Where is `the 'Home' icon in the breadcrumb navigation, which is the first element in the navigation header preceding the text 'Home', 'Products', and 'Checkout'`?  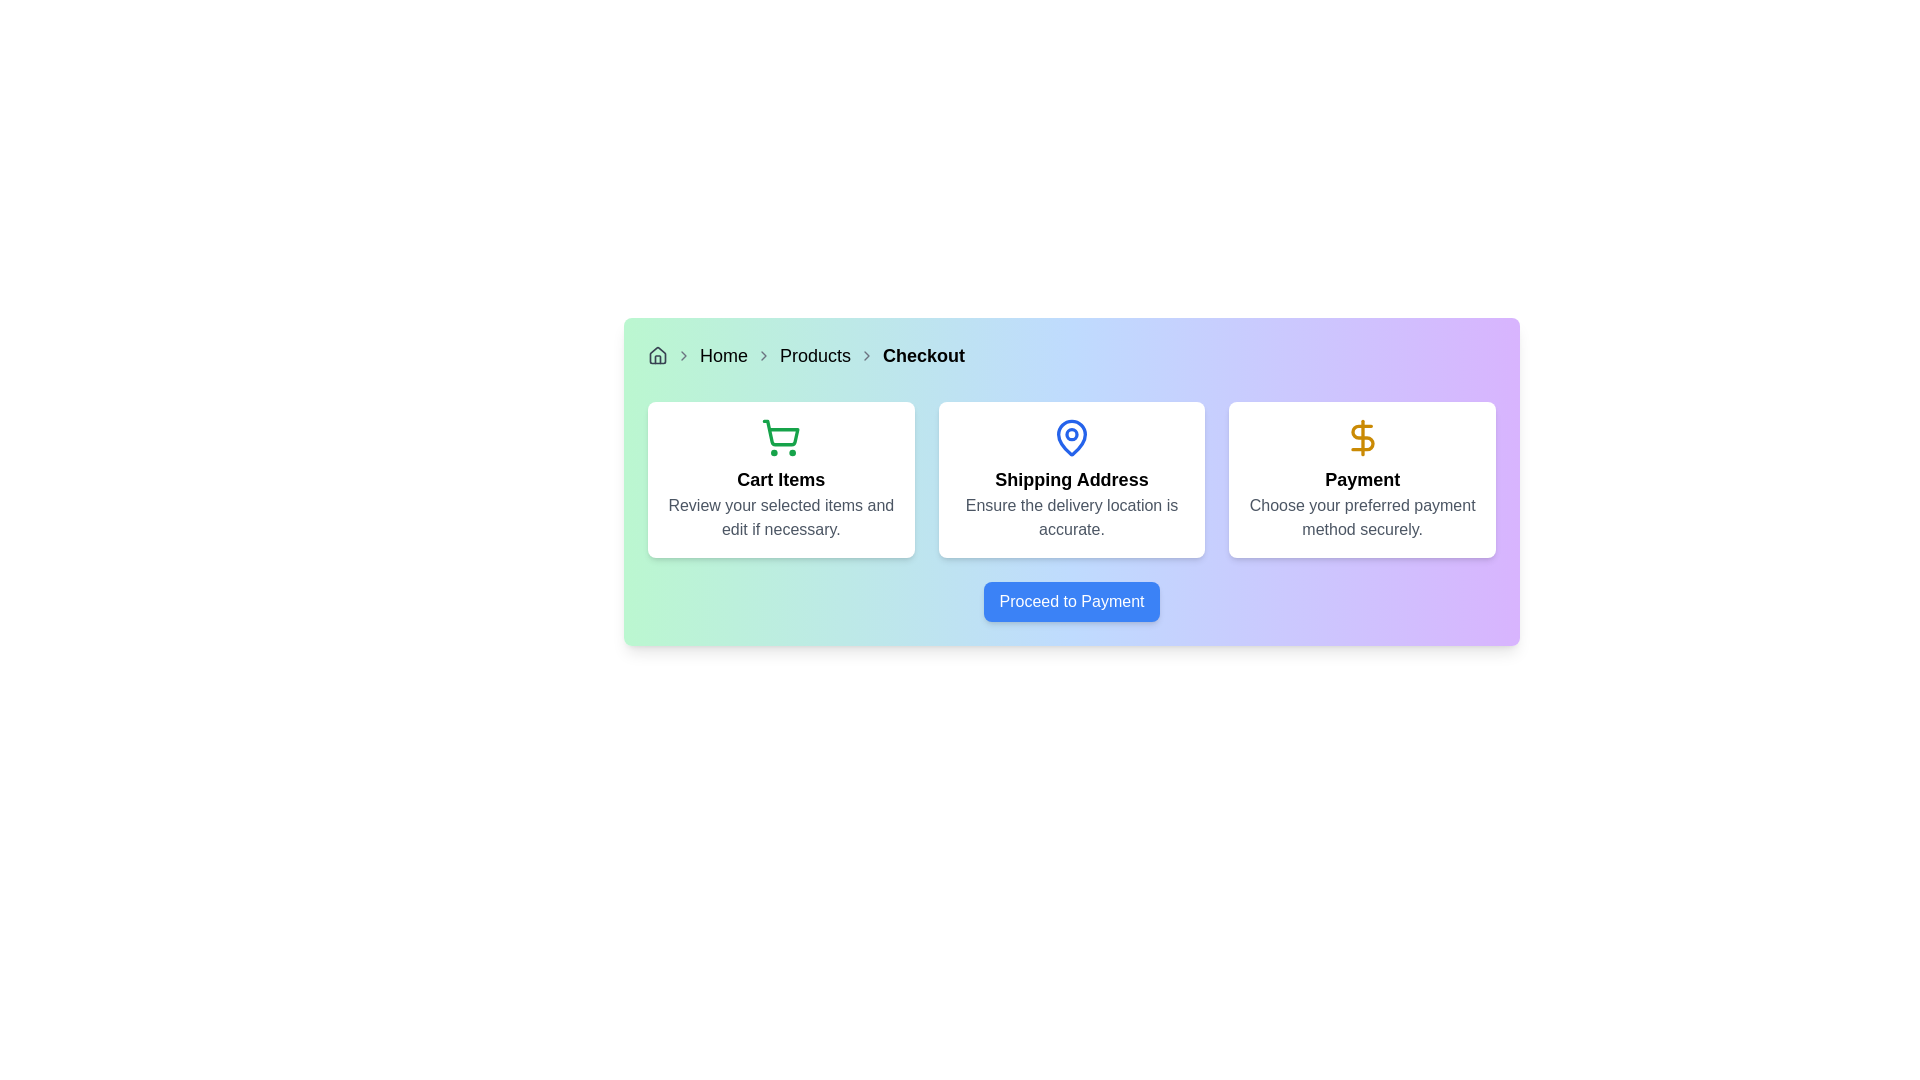 the 'Home' icon in the breadcrumb navigation, which is the first element in the navigation header preceding the text 'Home', 'Products', and 'Checkout' is located at coordinates (657, 354).